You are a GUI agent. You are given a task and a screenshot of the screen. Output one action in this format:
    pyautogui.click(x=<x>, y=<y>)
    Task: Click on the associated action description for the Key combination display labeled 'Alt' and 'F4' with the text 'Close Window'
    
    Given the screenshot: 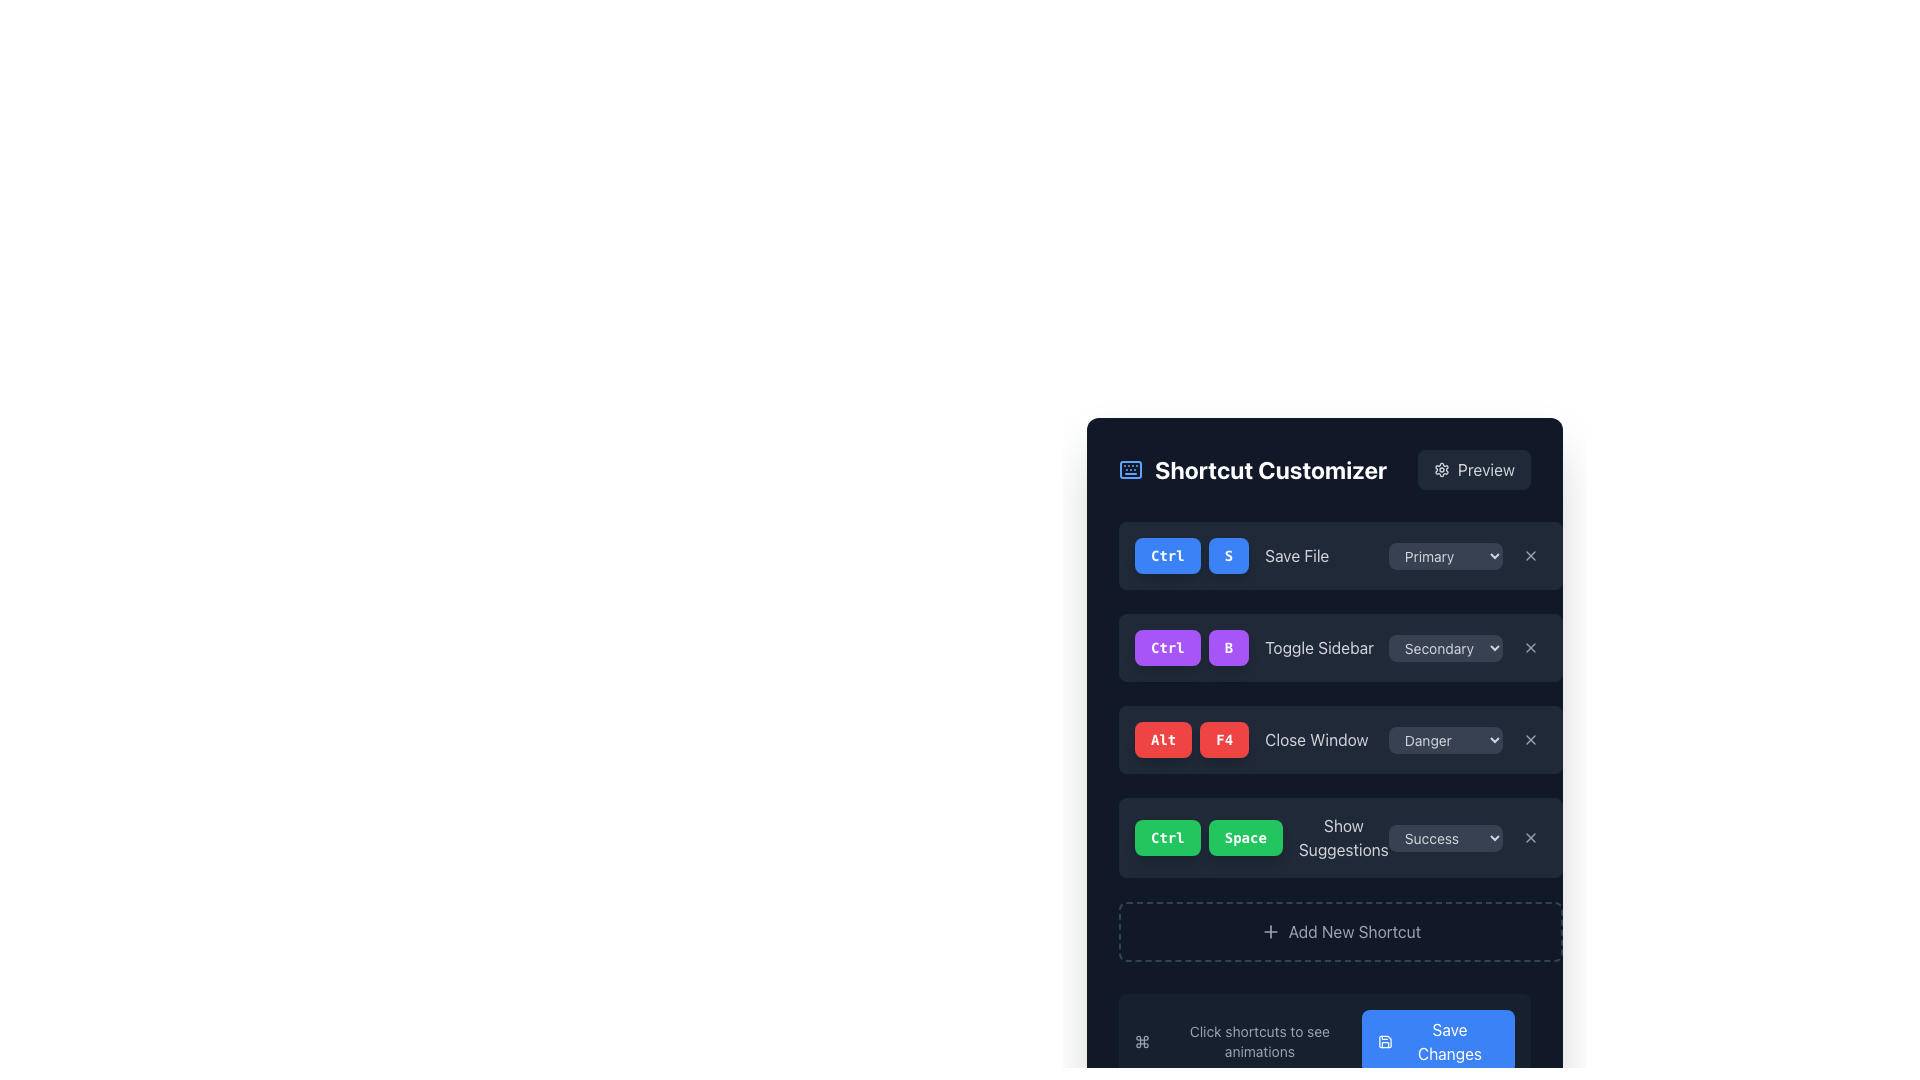 What is the action you would take?
    pyautogui.click(x=1250, y=740)
    